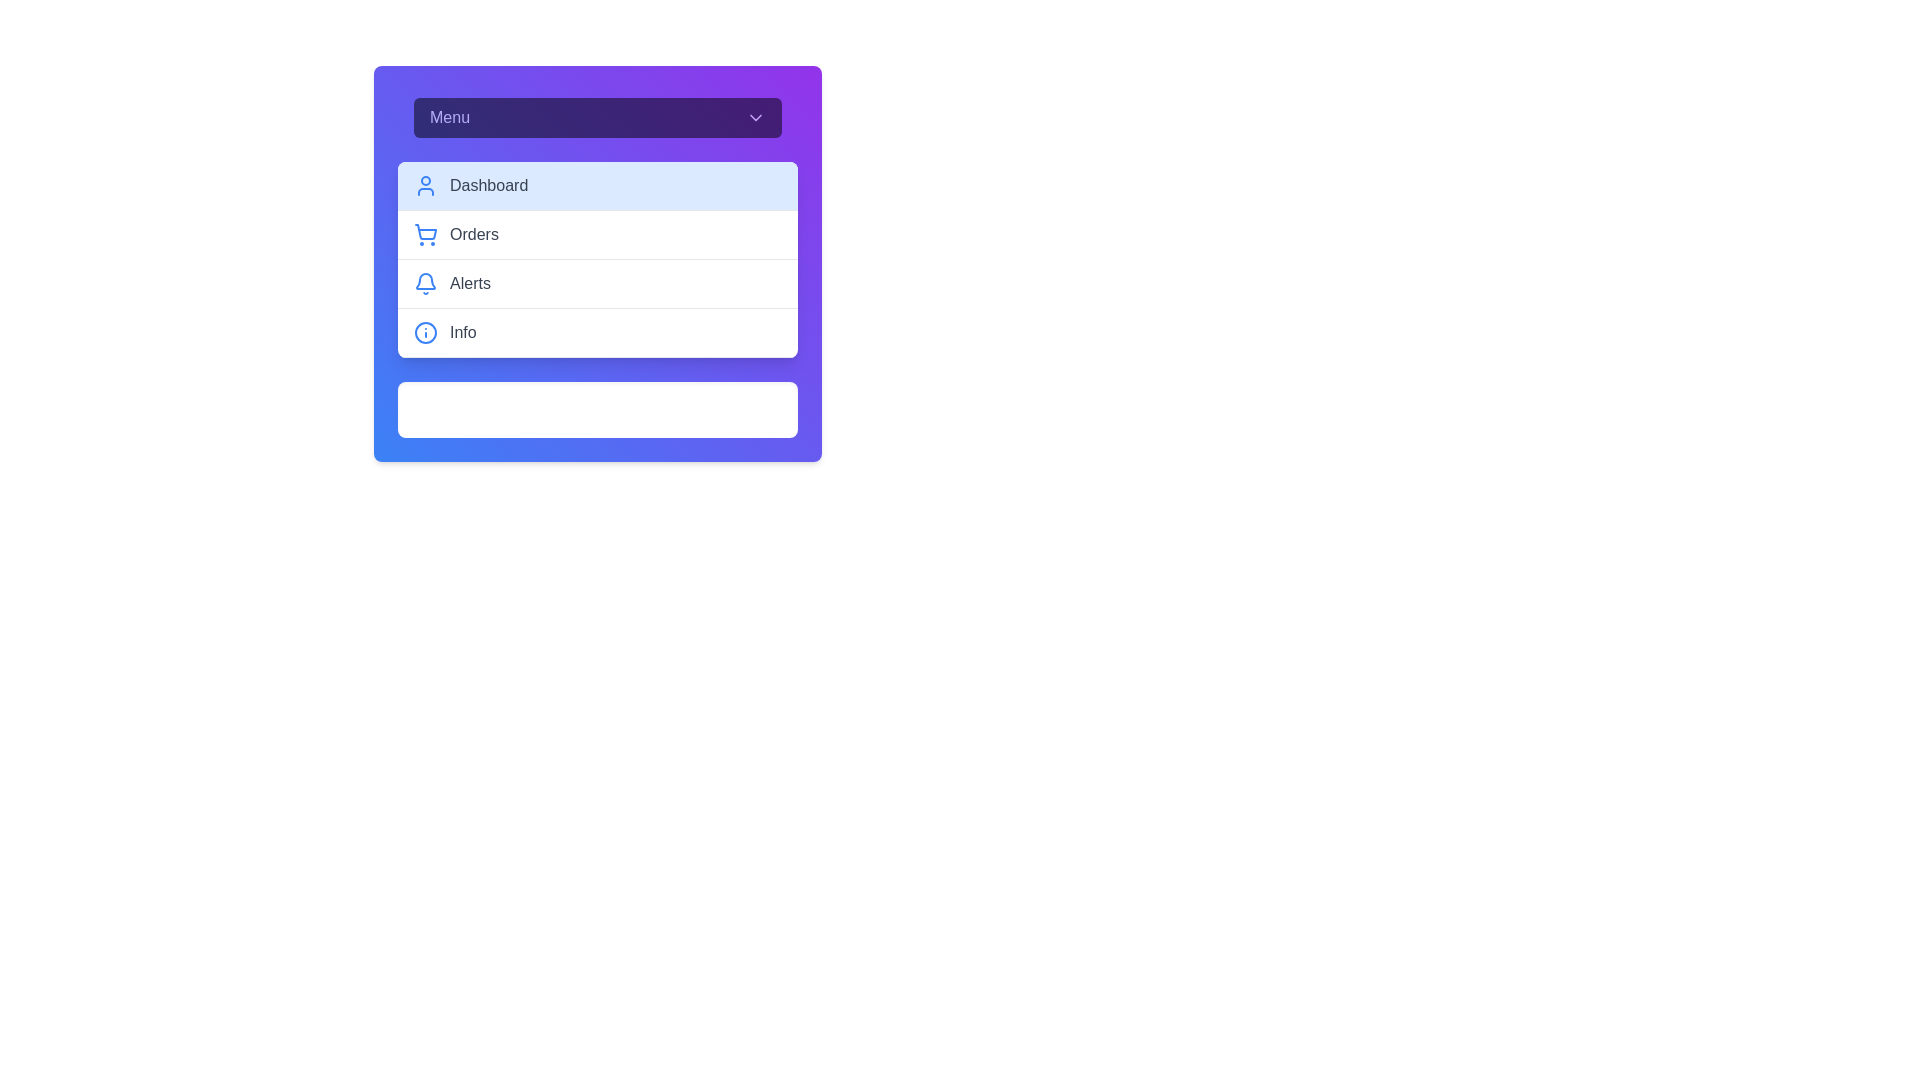 This screenshot has height=1080, width=1920. I want to click on the blue circular icon with a thin border and centered exclamation mark symbol, located in the fourth row of the menu list to the left of the text 'Info.', so click(425, 331).